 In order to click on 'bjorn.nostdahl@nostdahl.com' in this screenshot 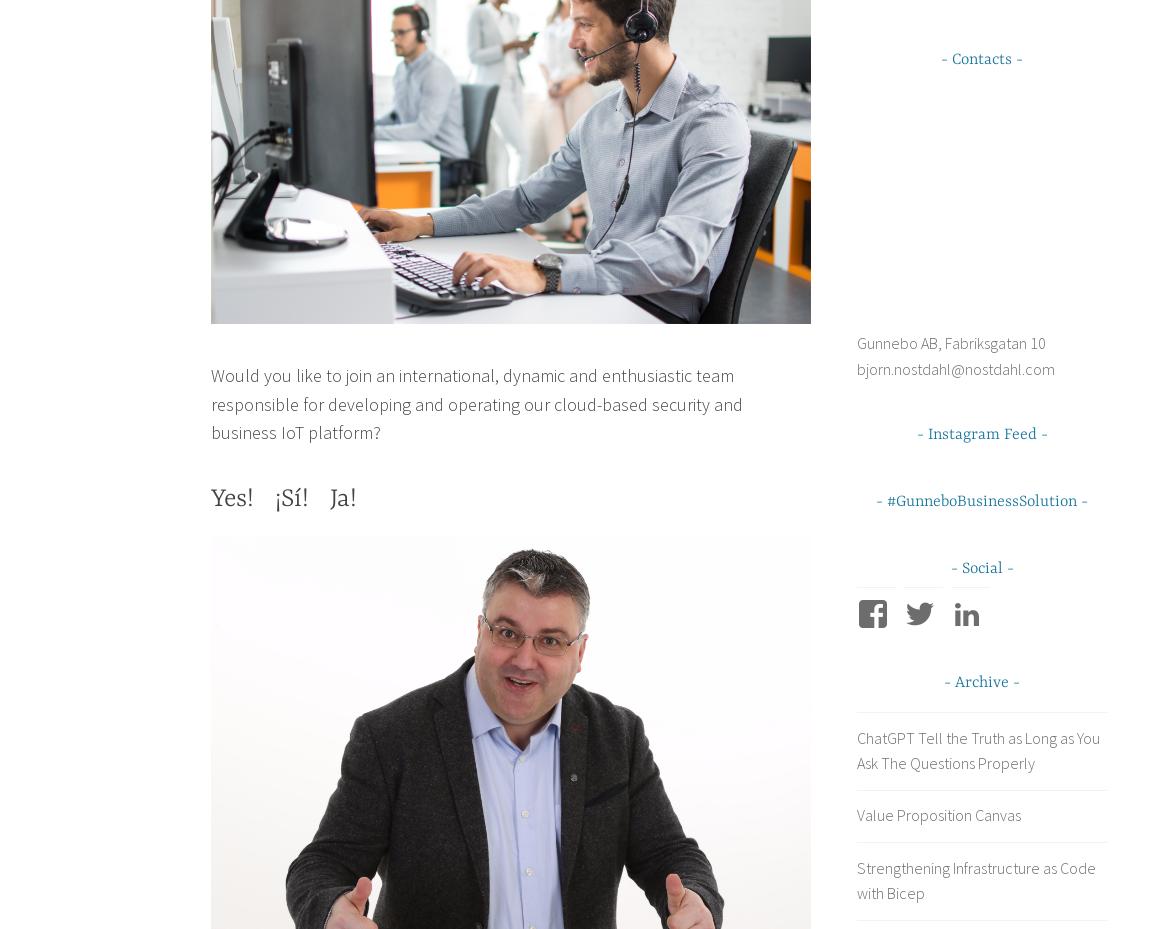, I will do `click(856, 367)`.